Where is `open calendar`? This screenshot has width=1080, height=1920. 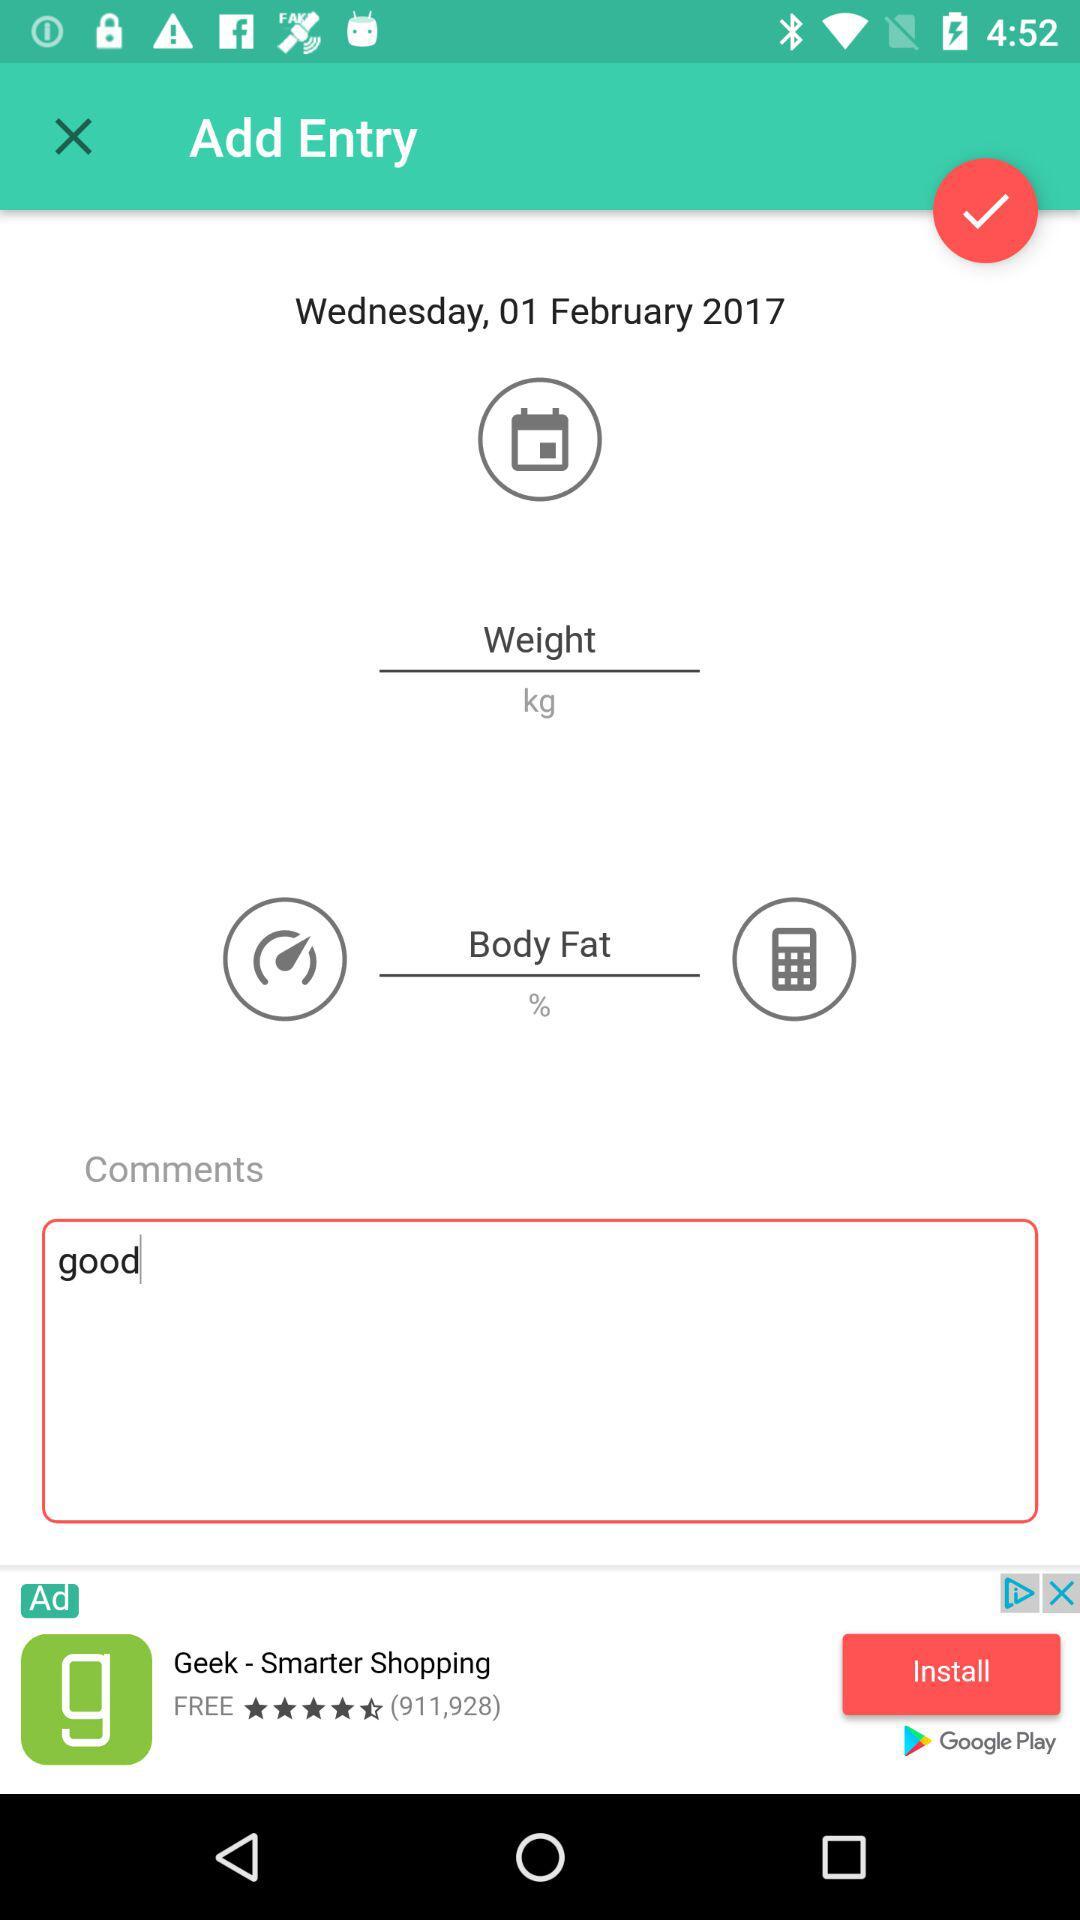
open calendar is located at coordinates (540, 438).